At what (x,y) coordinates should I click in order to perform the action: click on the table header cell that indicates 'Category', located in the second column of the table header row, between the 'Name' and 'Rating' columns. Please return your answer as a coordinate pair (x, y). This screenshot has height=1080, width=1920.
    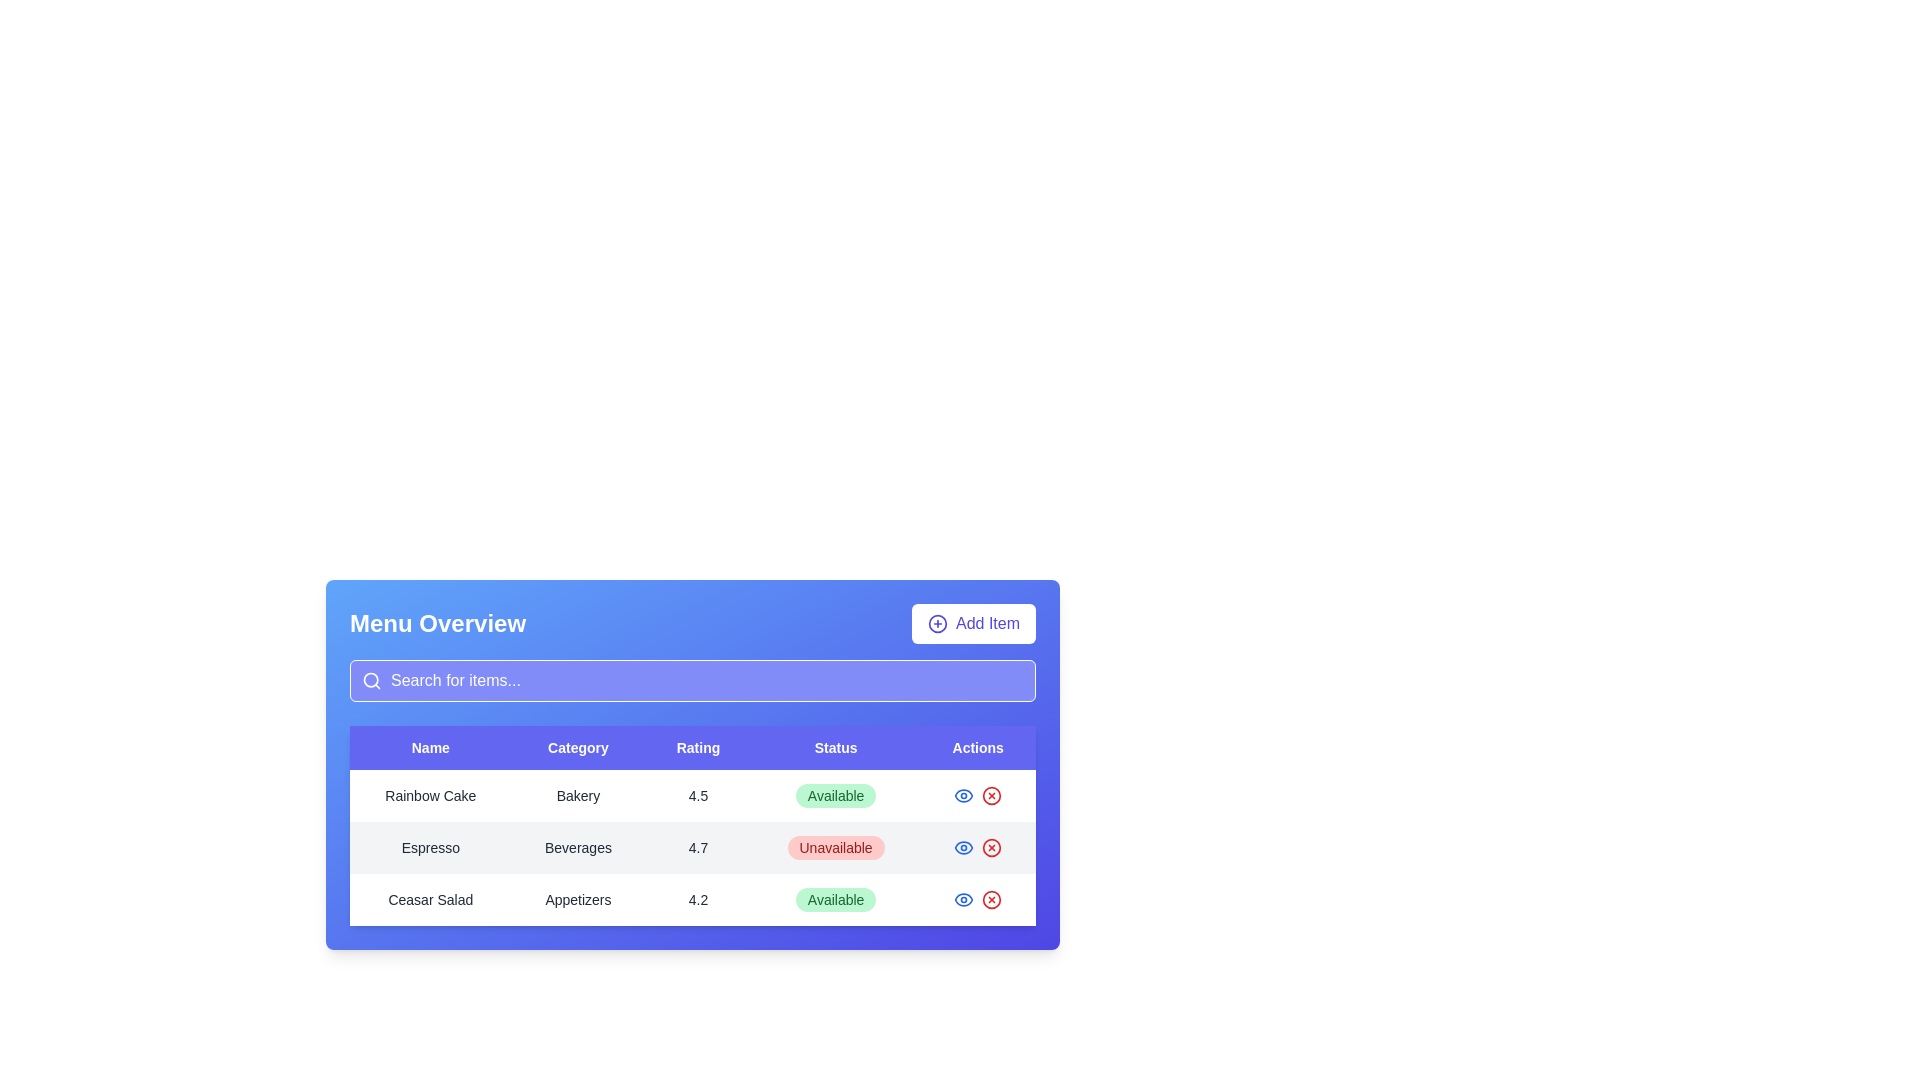
    Looking at the image, I should click on (577, 748).